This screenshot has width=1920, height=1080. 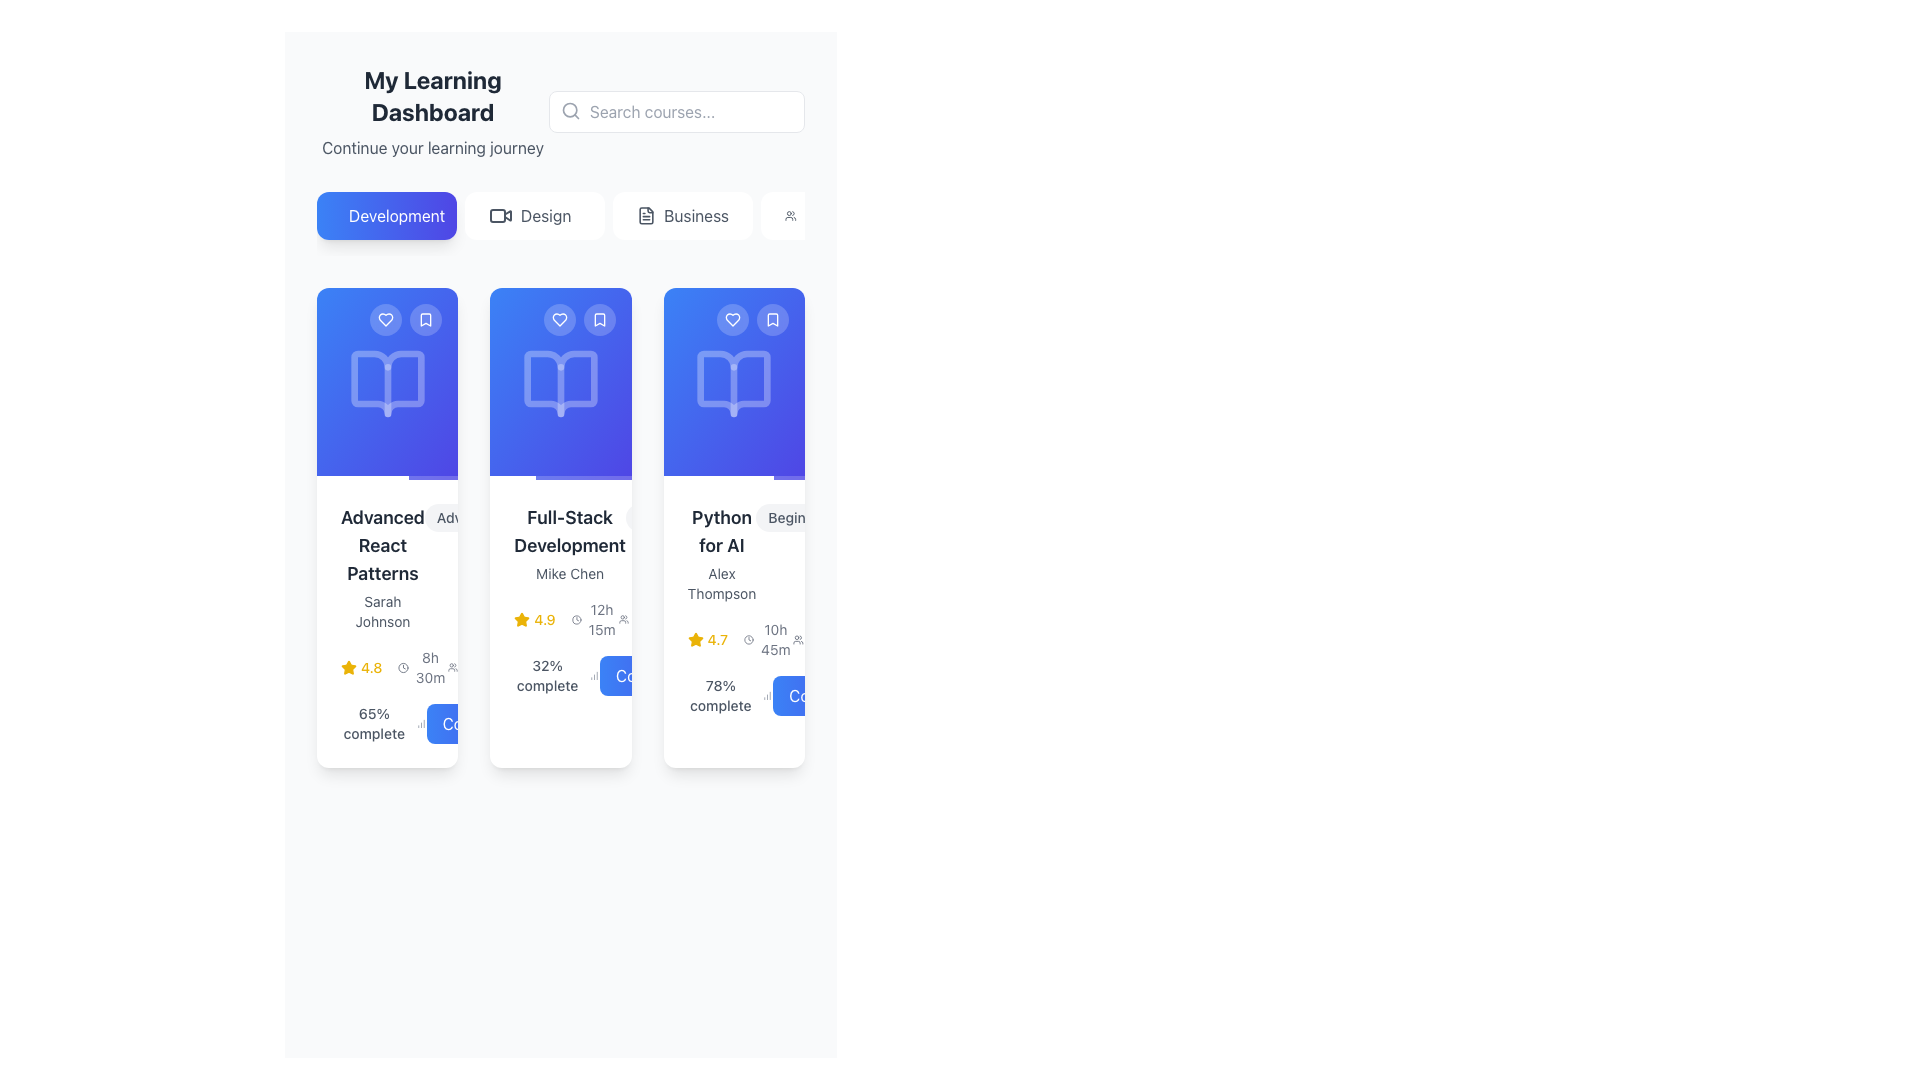 I want to click on the text label displaying '65% complete' located at the bottom-left of the card for 'Advanced React Patterns', so click(x=387, y=724).